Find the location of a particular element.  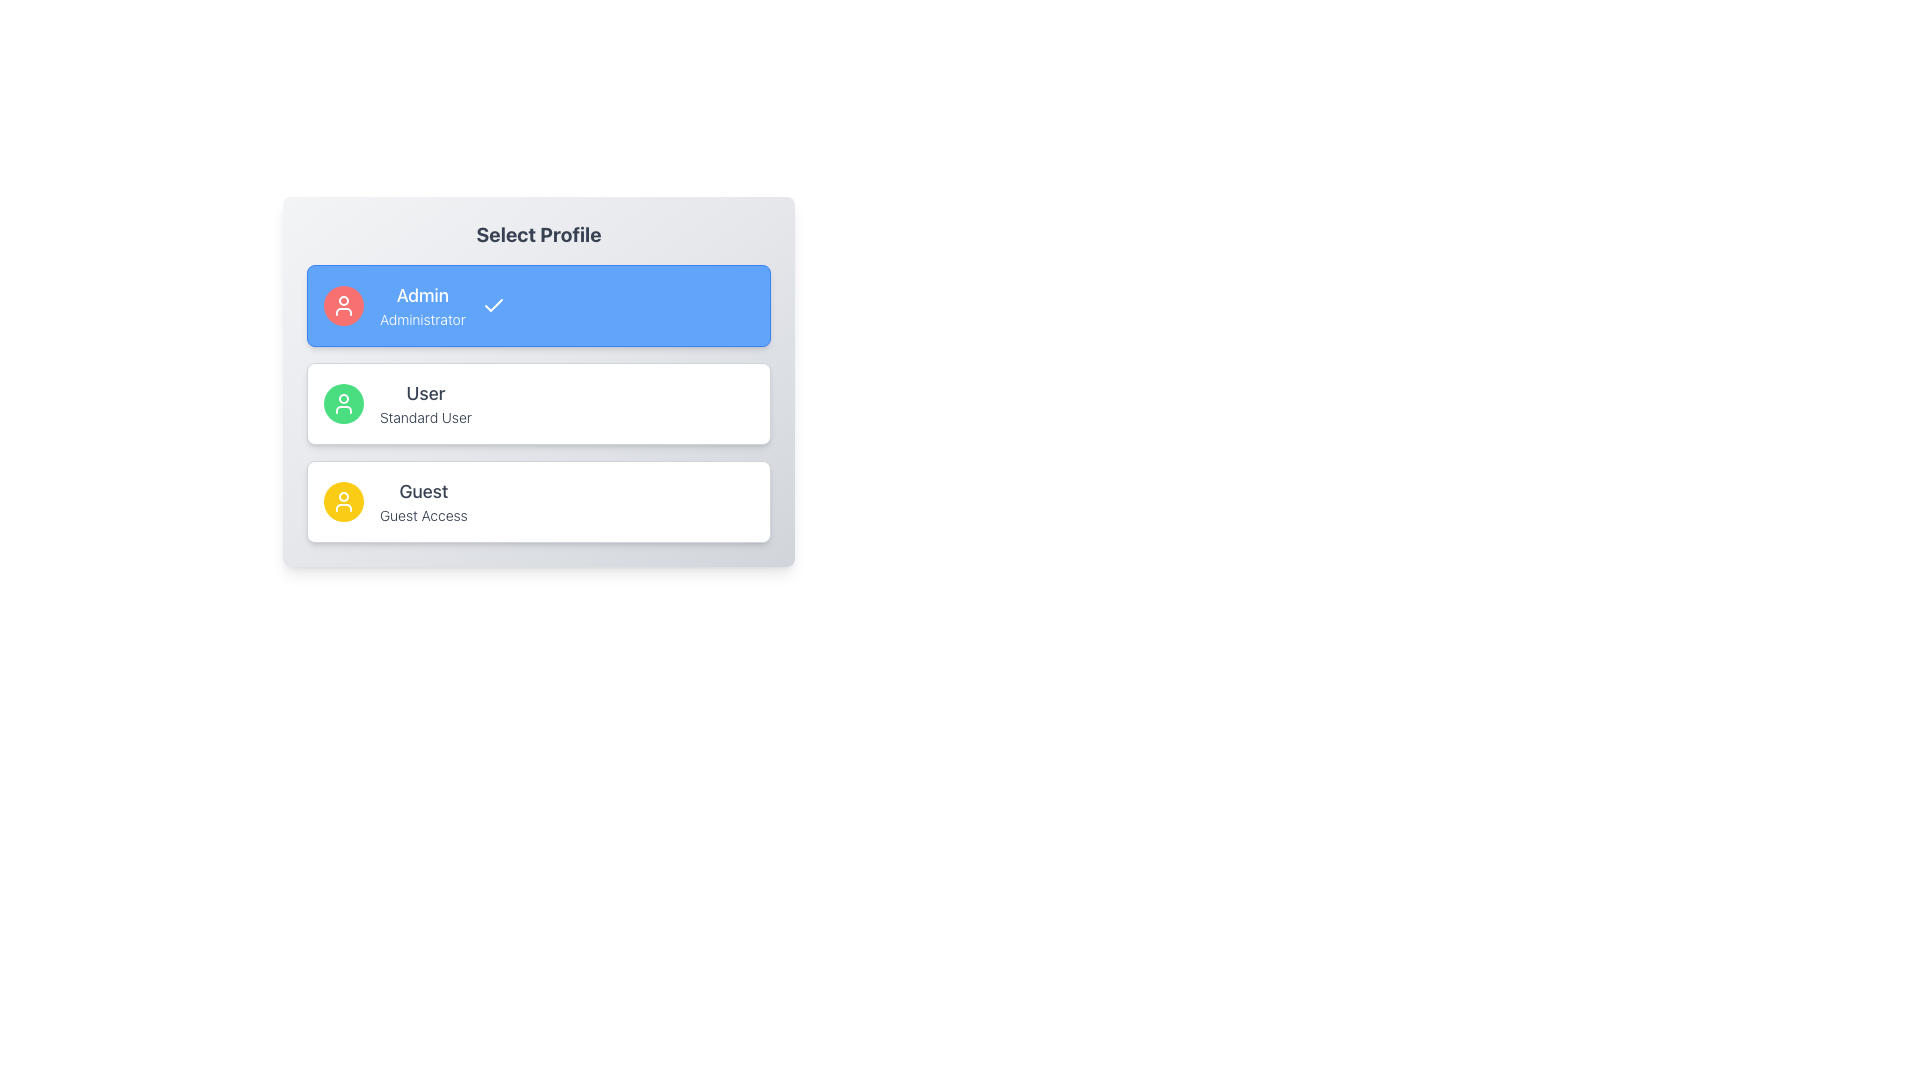

text label that displays the word 'Administrator', which is located below the 'Admin' title within a blue rectangular selection box in the user profile selection interface is located at coordinates (421, 319).